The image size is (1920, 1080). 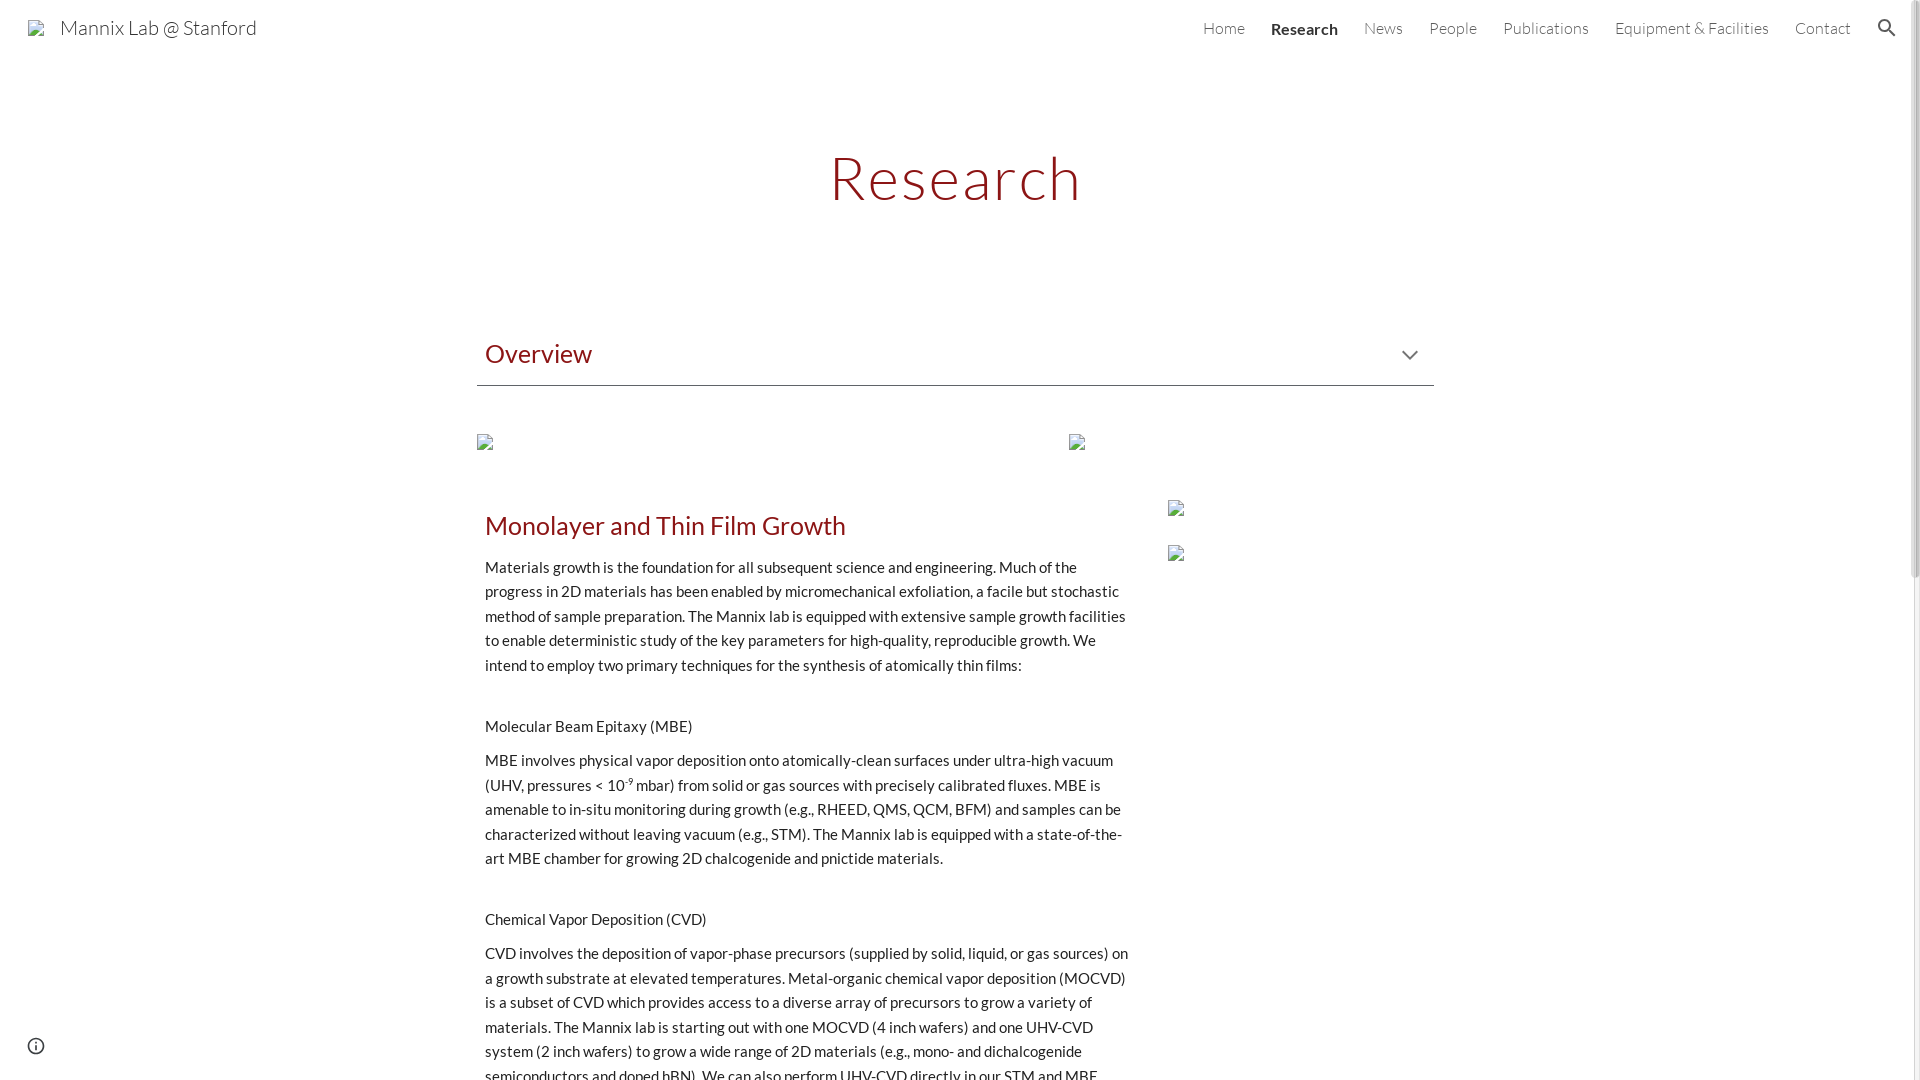 What do you see at coordinates (1202, 27) in the screenshot?
I see `'Home'` at bounding box center [1202, 27].